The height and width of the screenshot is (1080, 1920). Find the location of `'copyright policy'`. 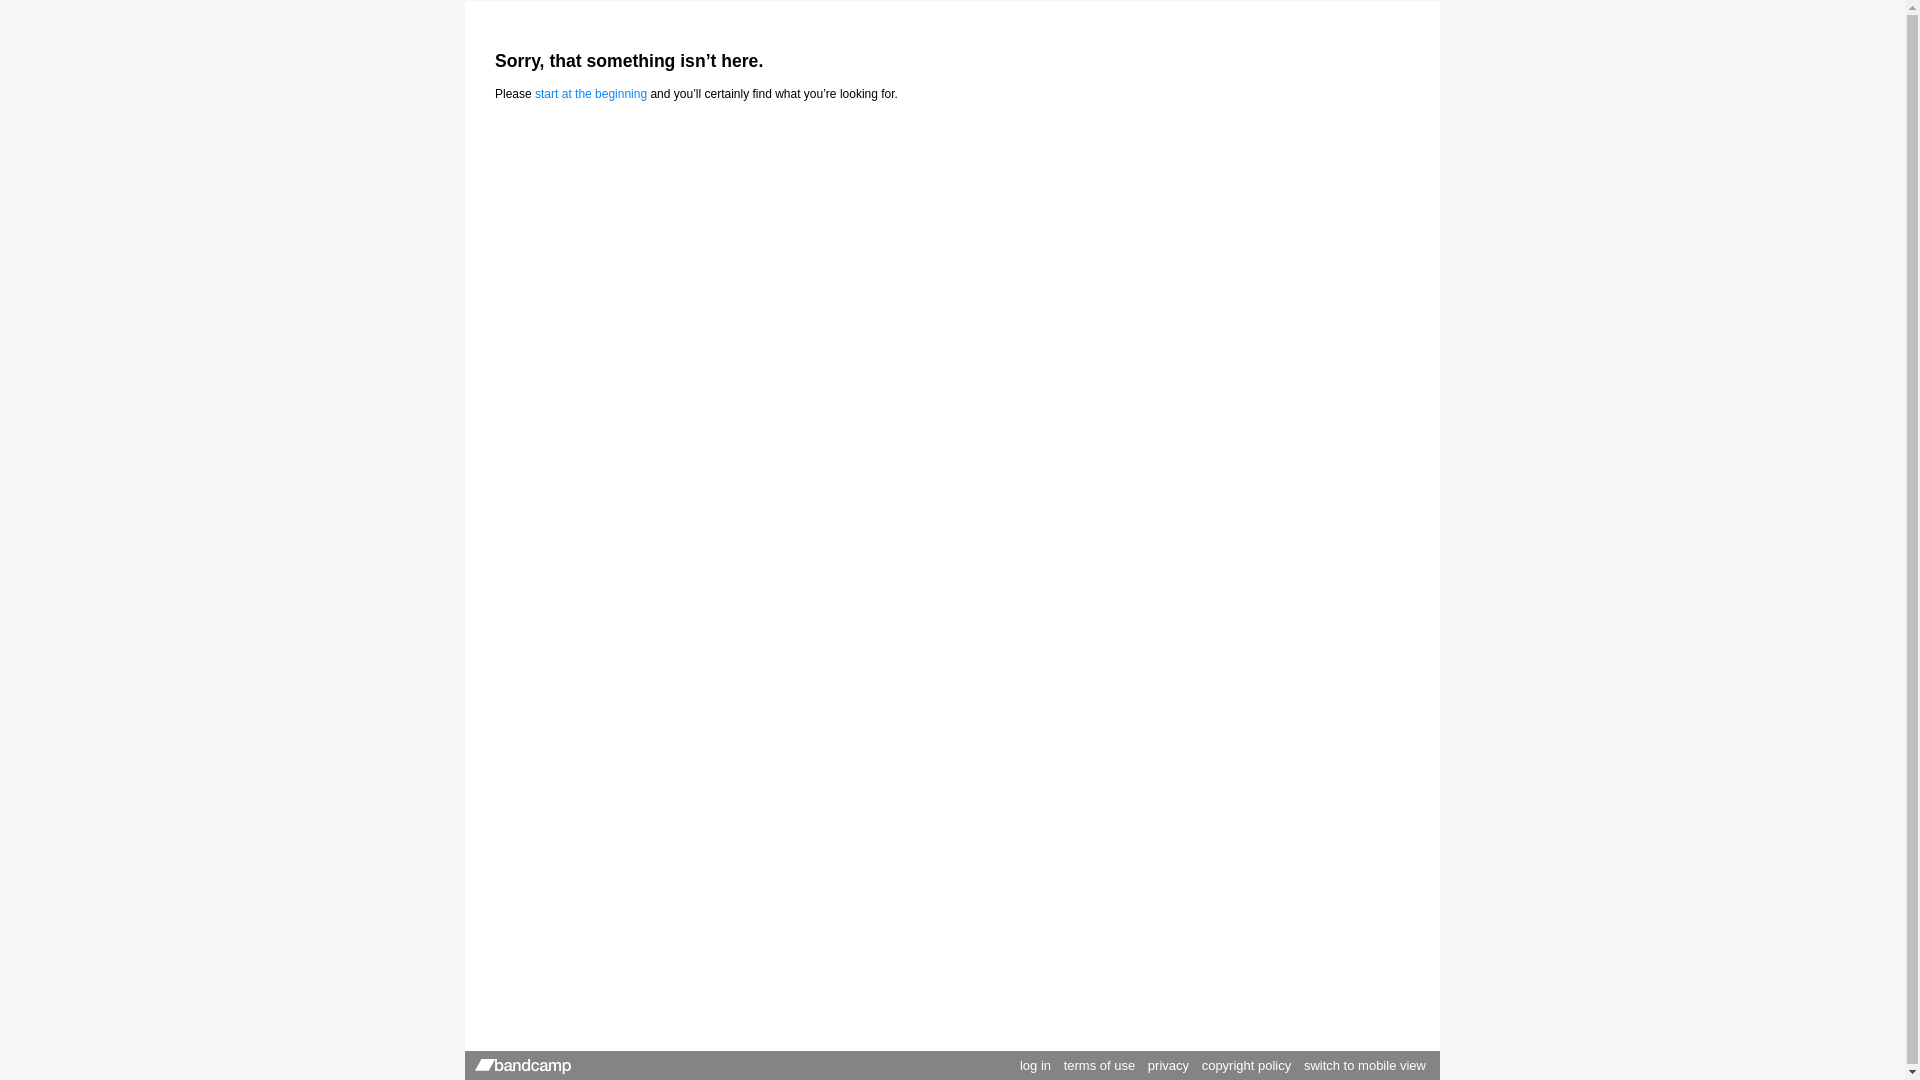

'copyright policy' is located at coordinates (1200, 1064).